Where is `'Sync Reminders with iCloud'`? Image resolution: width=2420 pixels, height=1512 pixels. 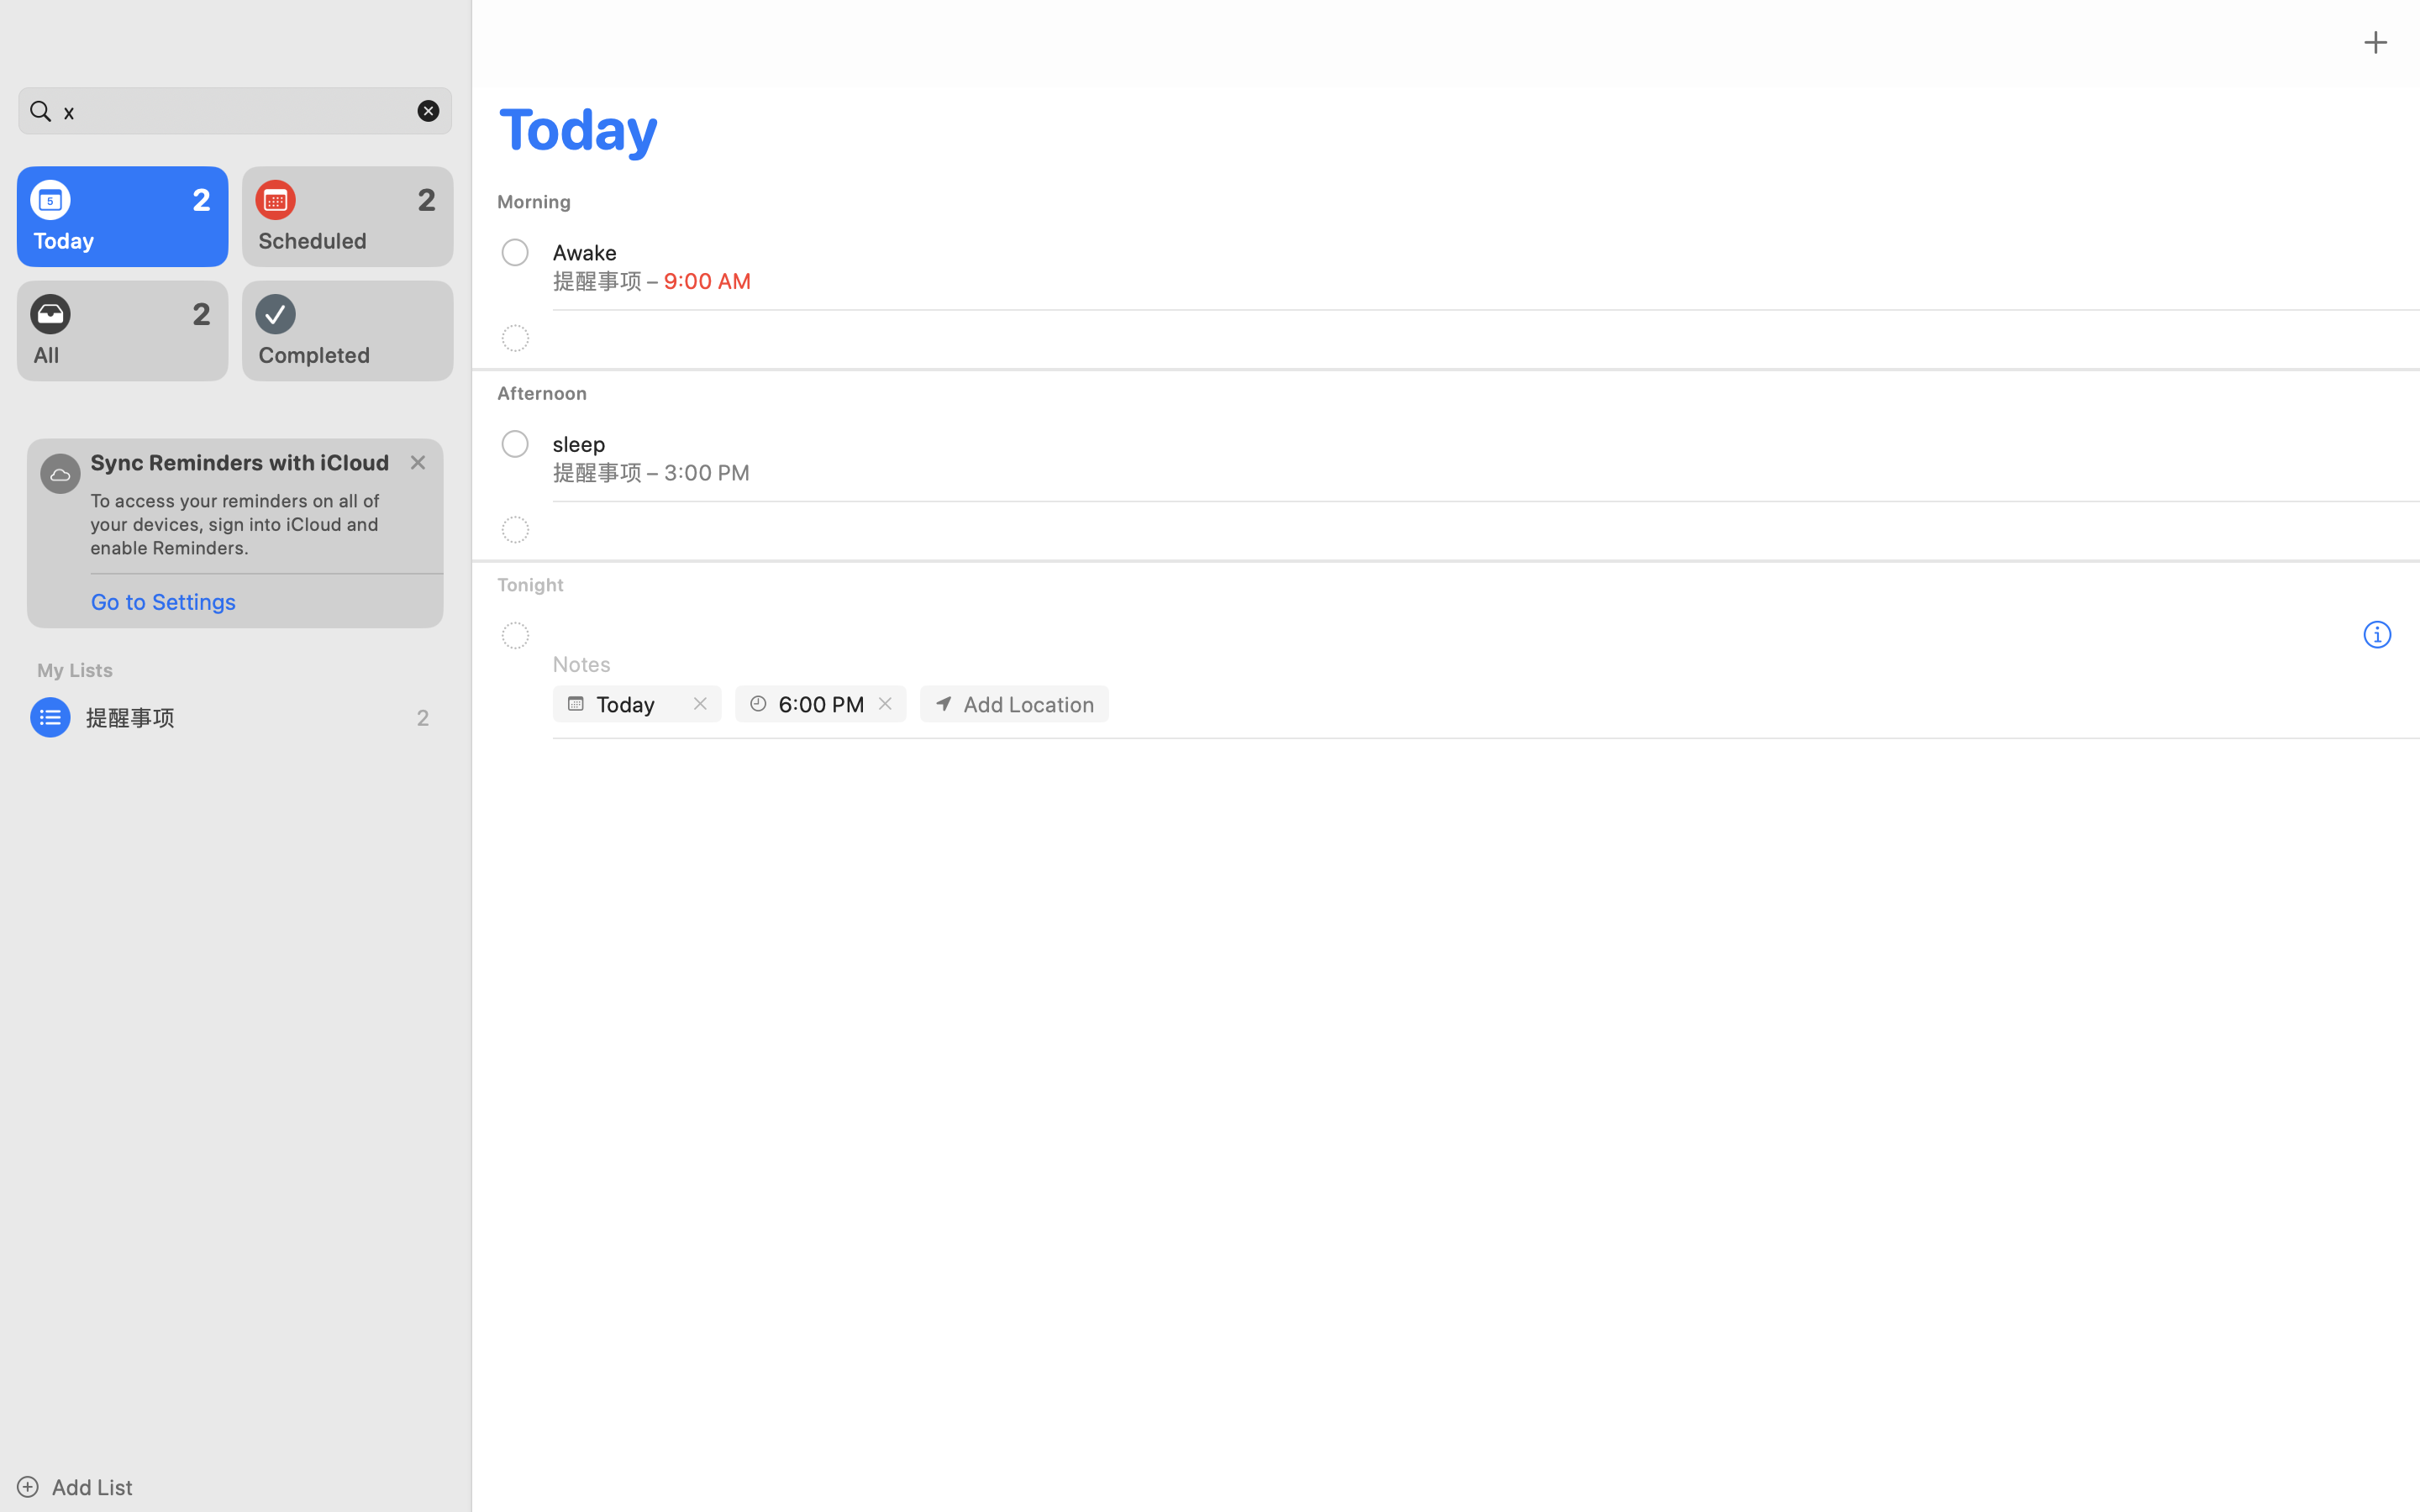
'Sync Reminders with iCloud' is located at coordinates (239, 461).